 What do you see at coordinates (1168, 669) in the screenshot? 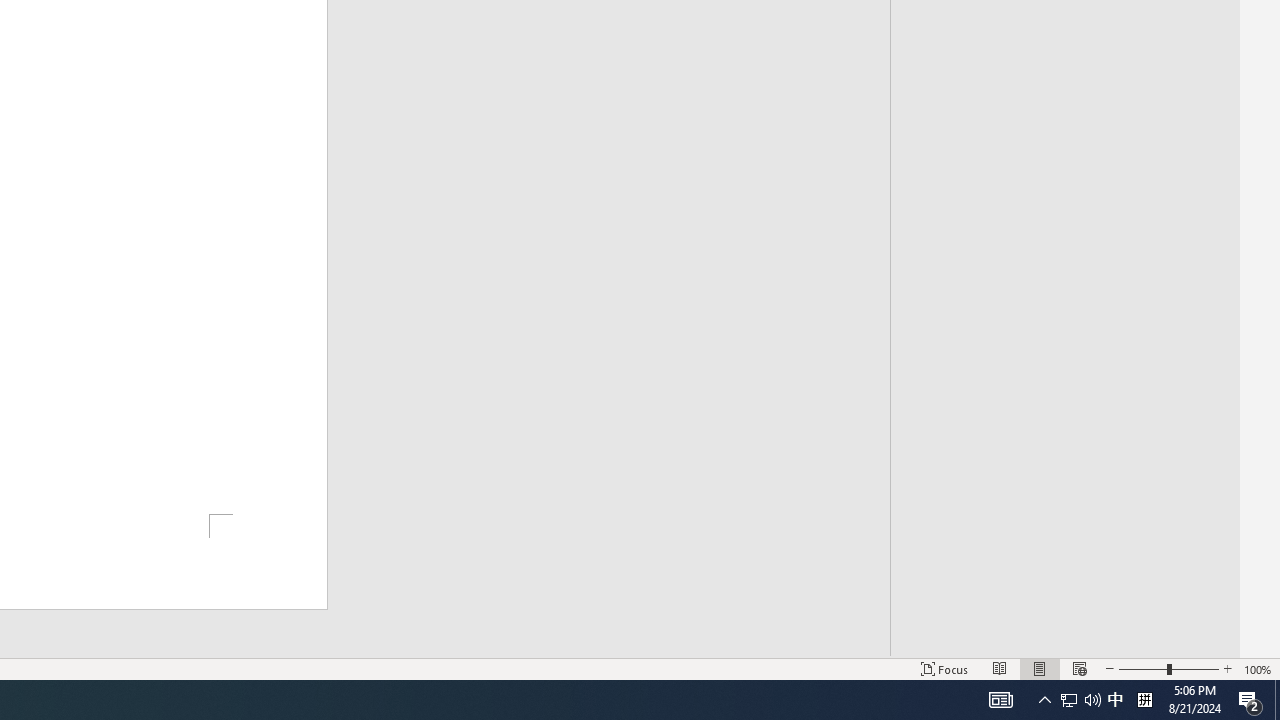
I see `'Zoom'` at bounding box center [1168, 669].